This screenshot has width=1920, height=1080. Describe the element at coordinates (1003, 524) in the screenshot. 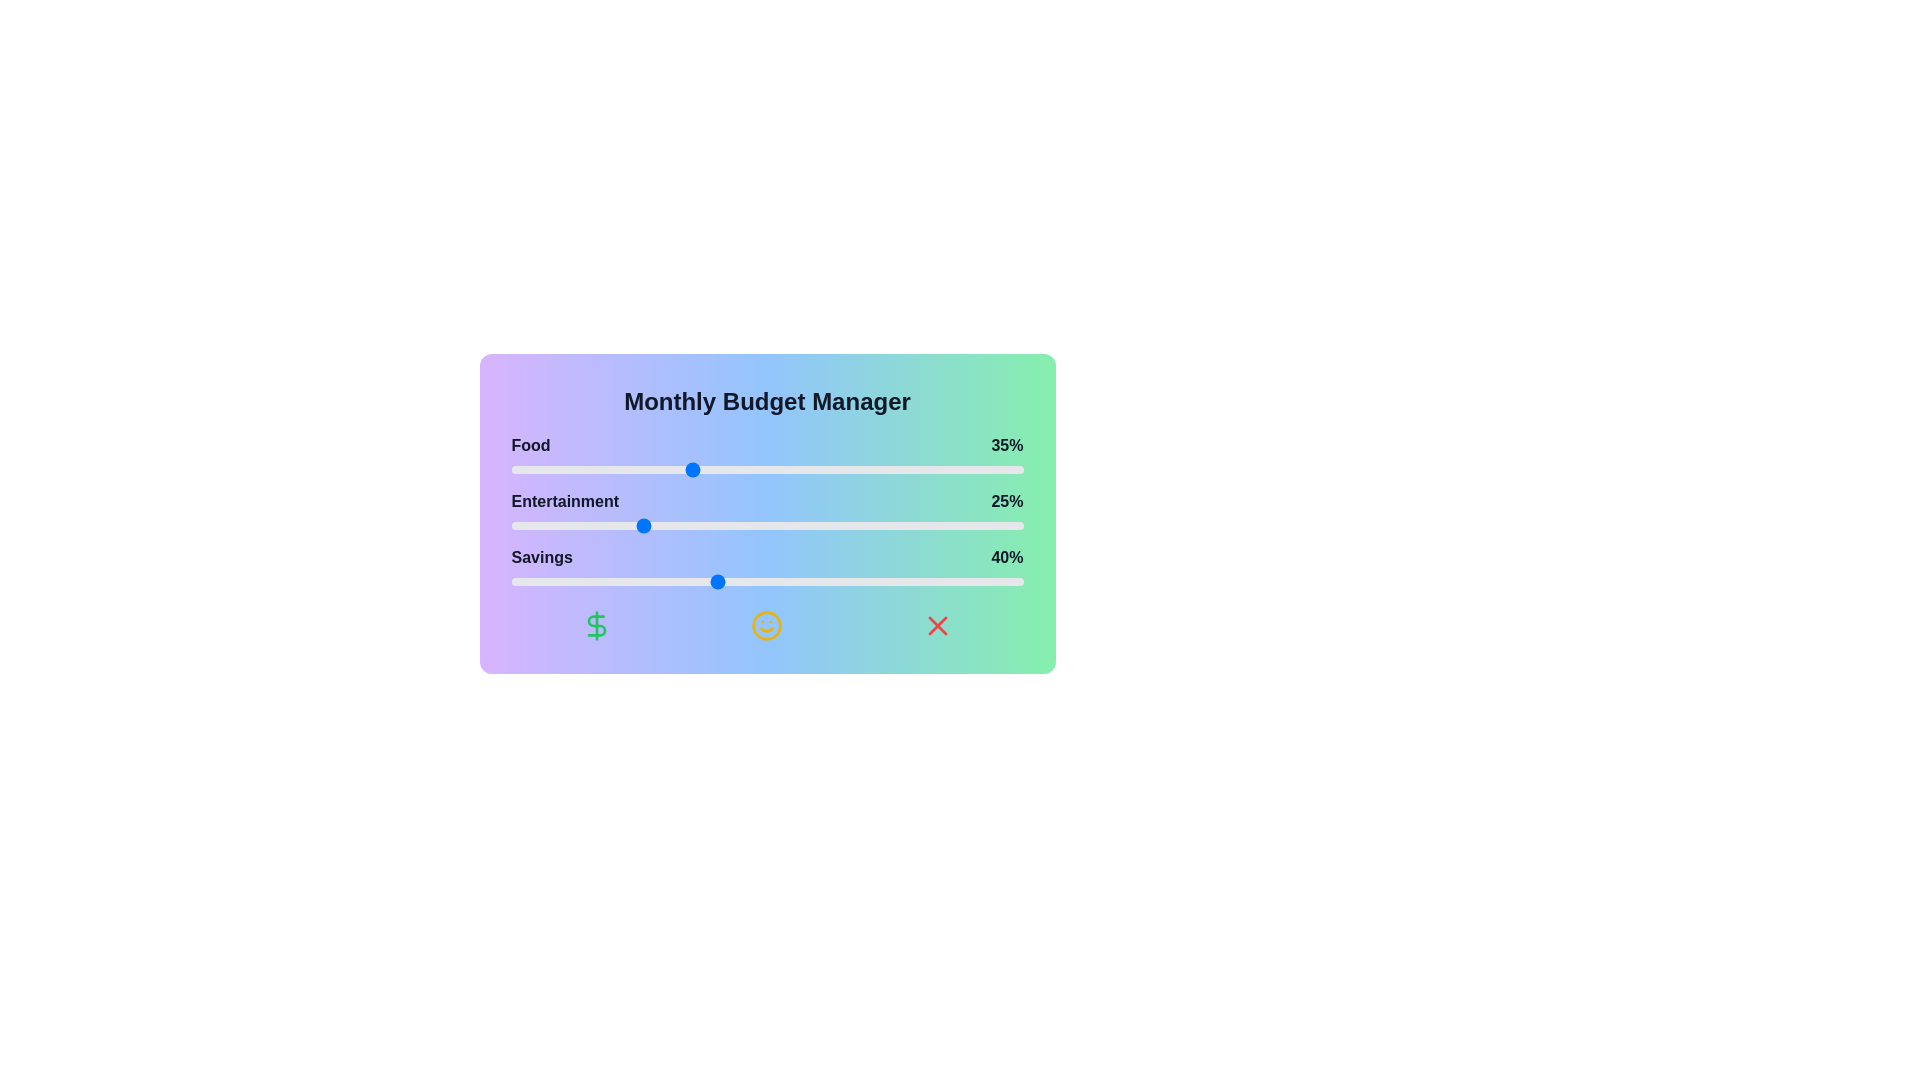

I see `the 'Entertainment' slider to 96%` at that location.